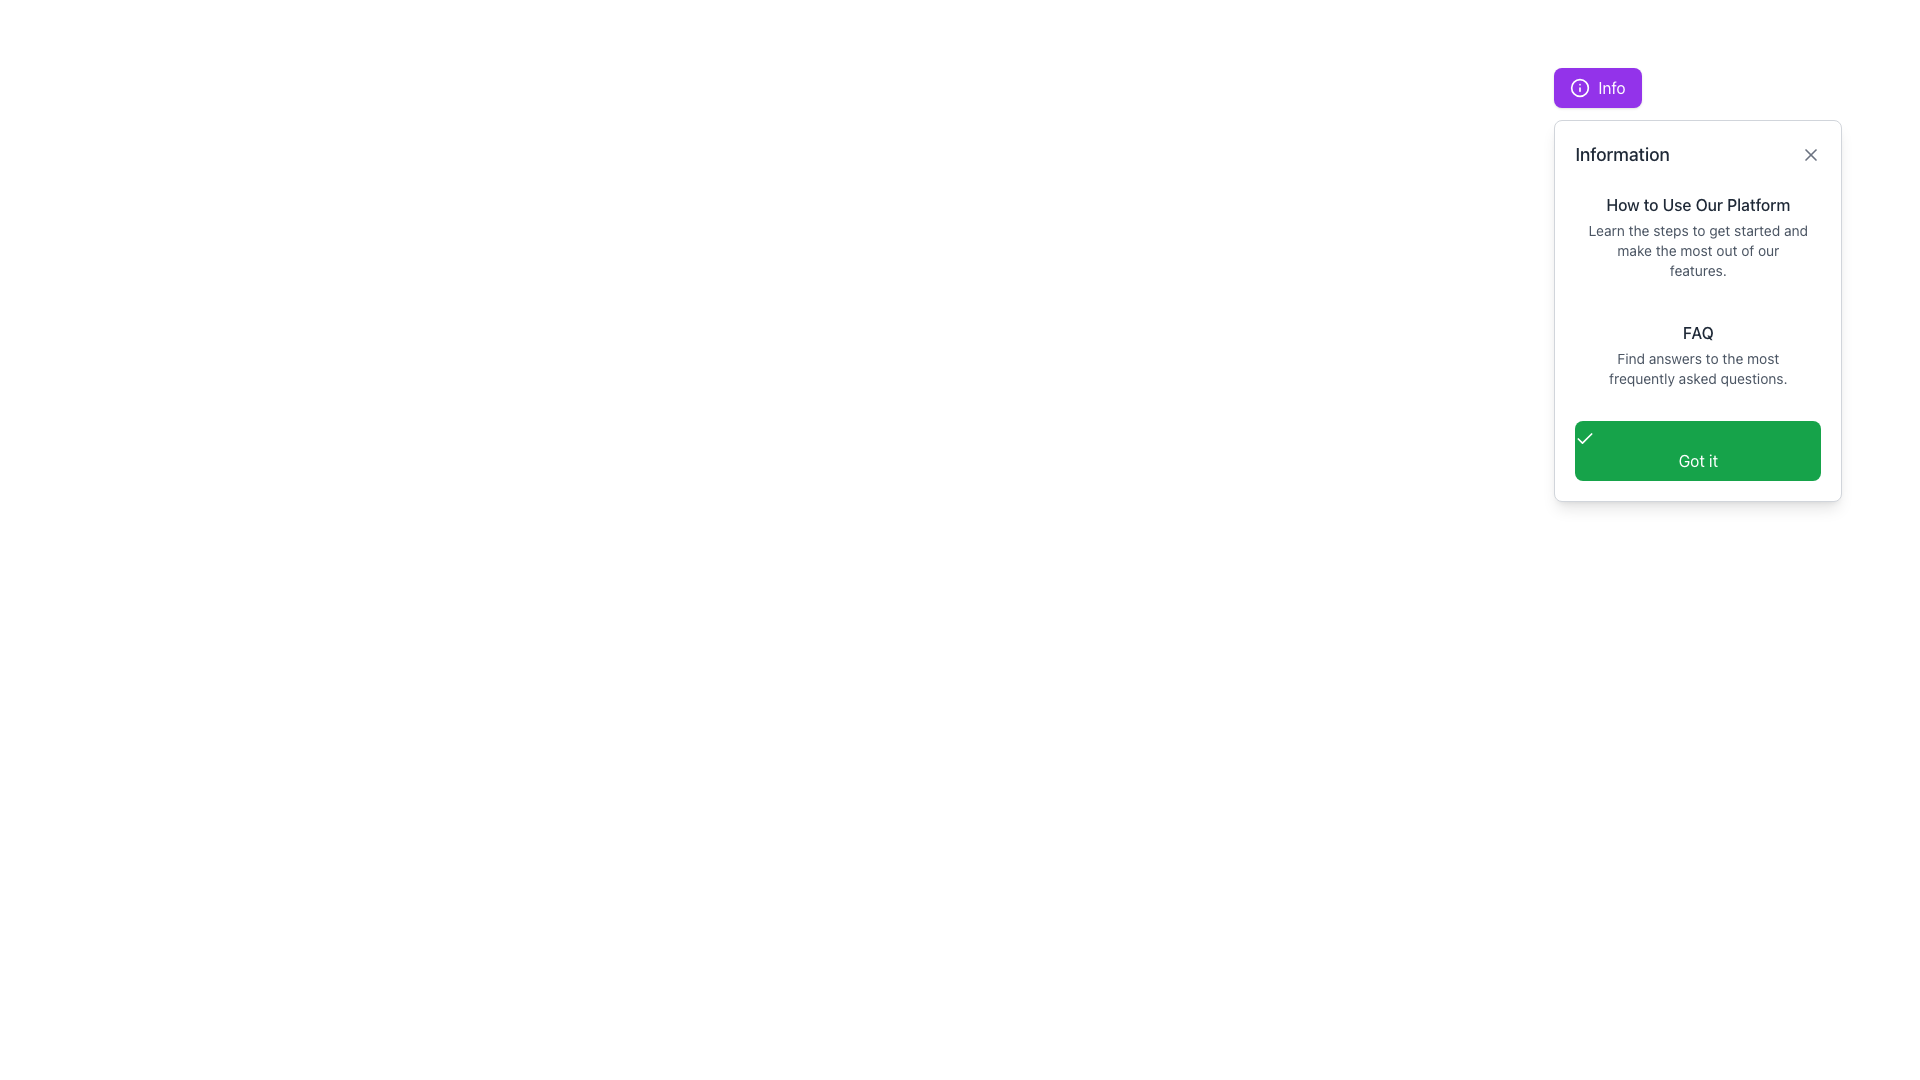 This screenshot has height=1080, width=1920. What do you see at coordinates (1697, 451) in the screenshot?
I see `the green button labeled 'Got it' with a checkmark icon to confirm or dismiss the action` at bounding box center [1697, 451].